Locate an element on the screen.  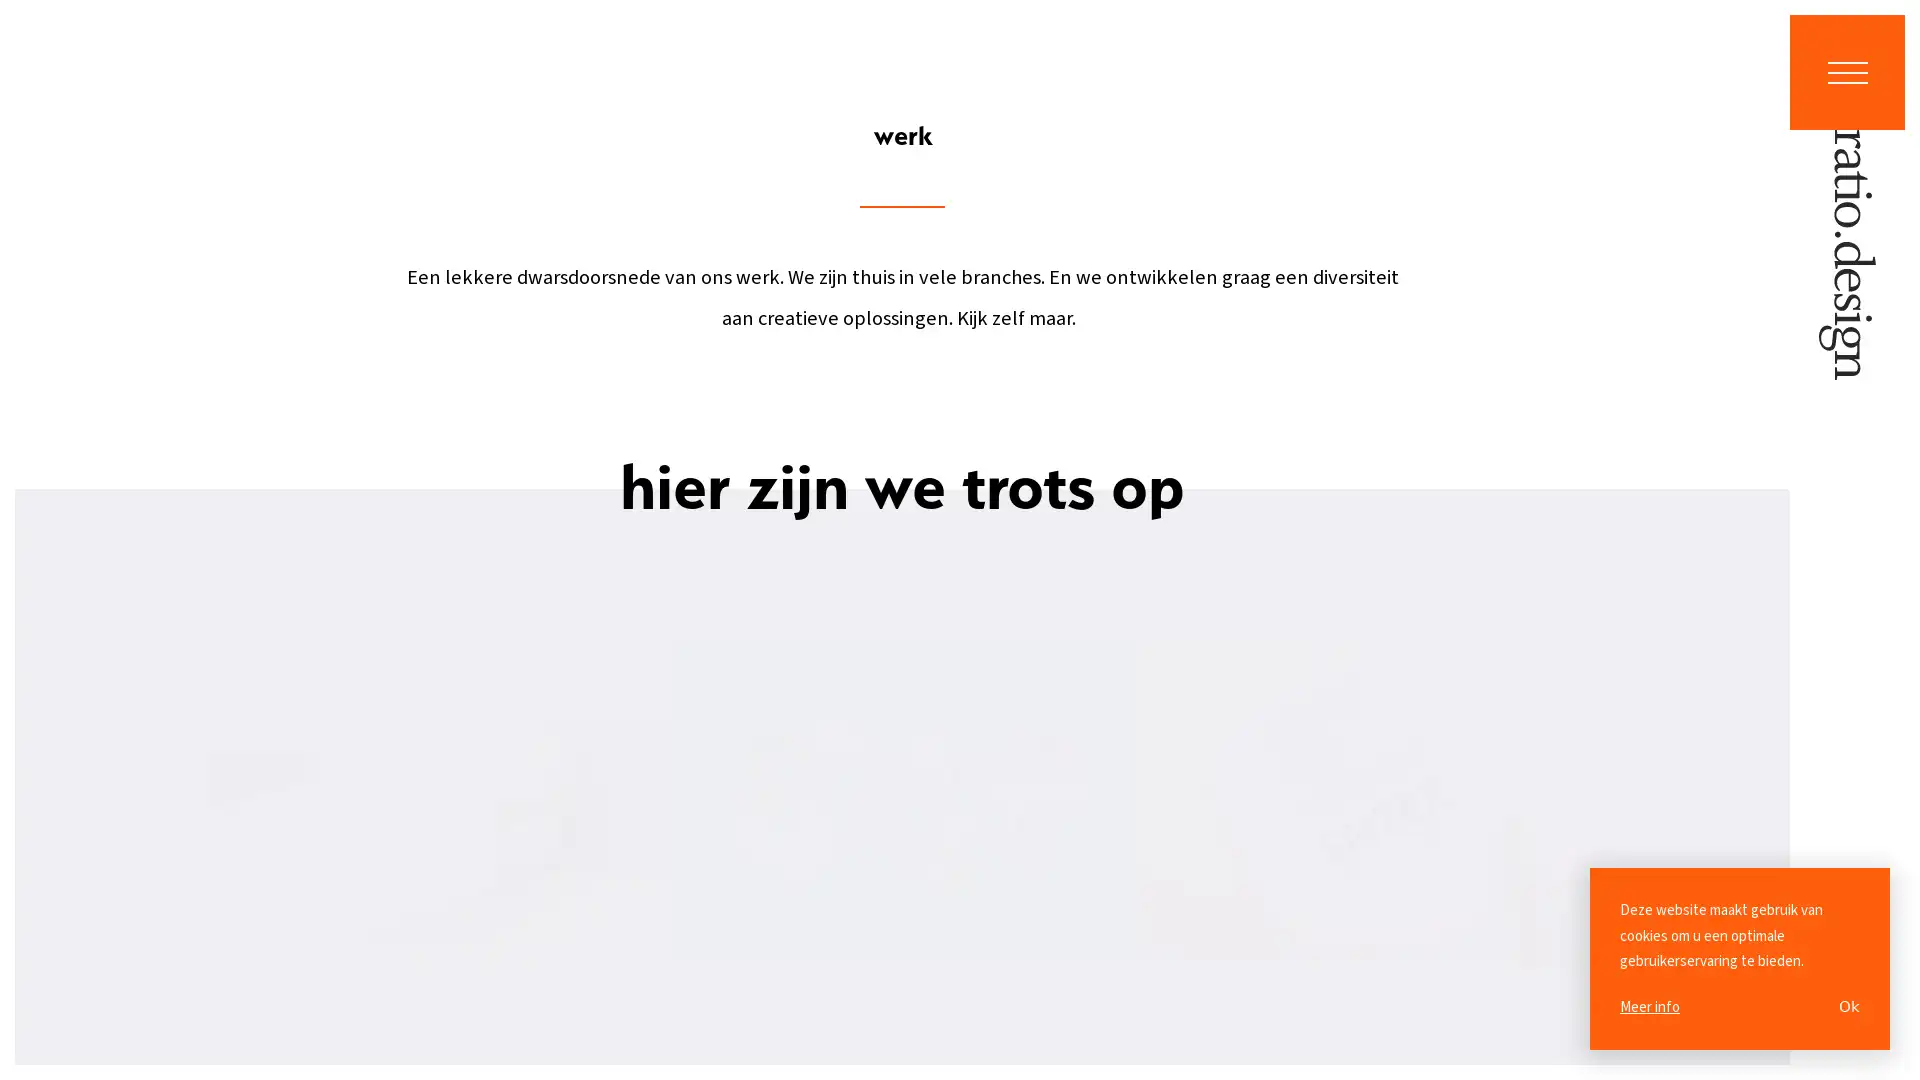
Ok is located at coordinates (1848, 1006).